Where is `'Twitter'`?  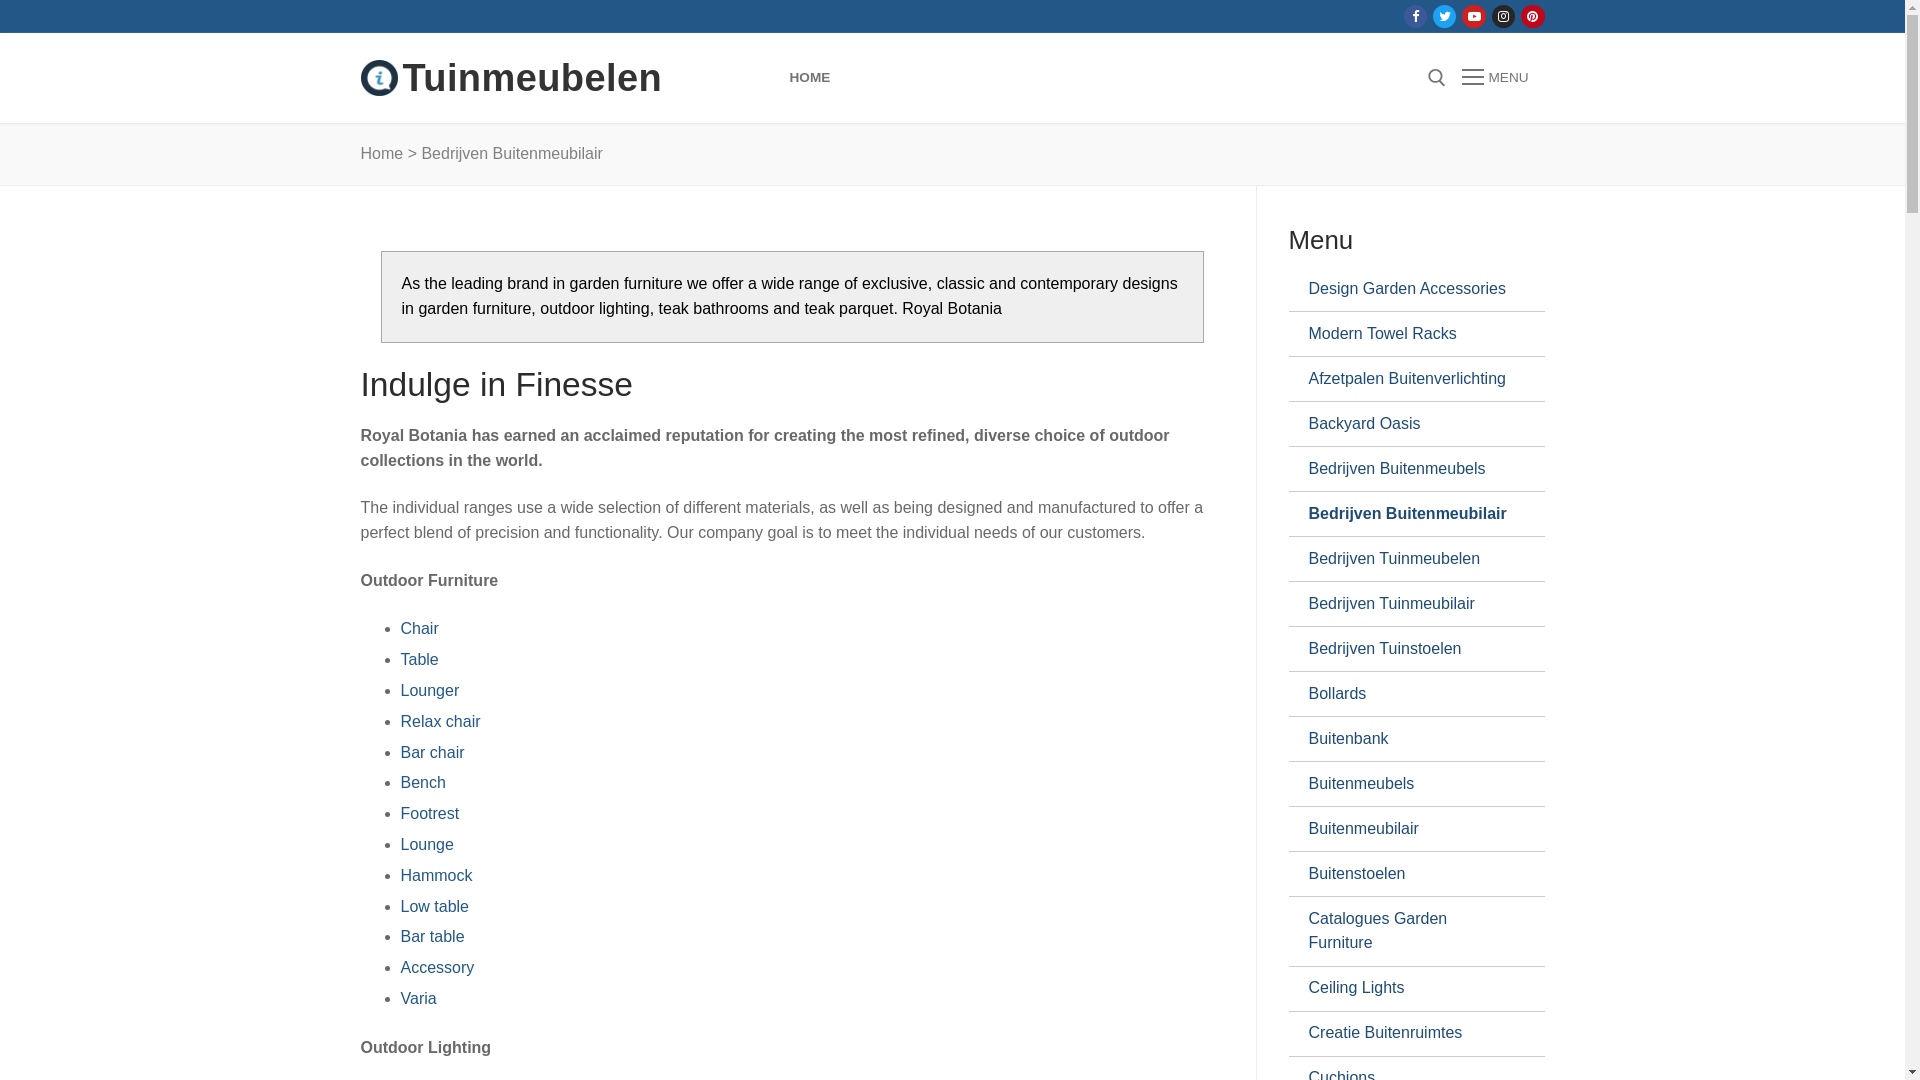
'Twitter' is located at coordinates (1444, 16).